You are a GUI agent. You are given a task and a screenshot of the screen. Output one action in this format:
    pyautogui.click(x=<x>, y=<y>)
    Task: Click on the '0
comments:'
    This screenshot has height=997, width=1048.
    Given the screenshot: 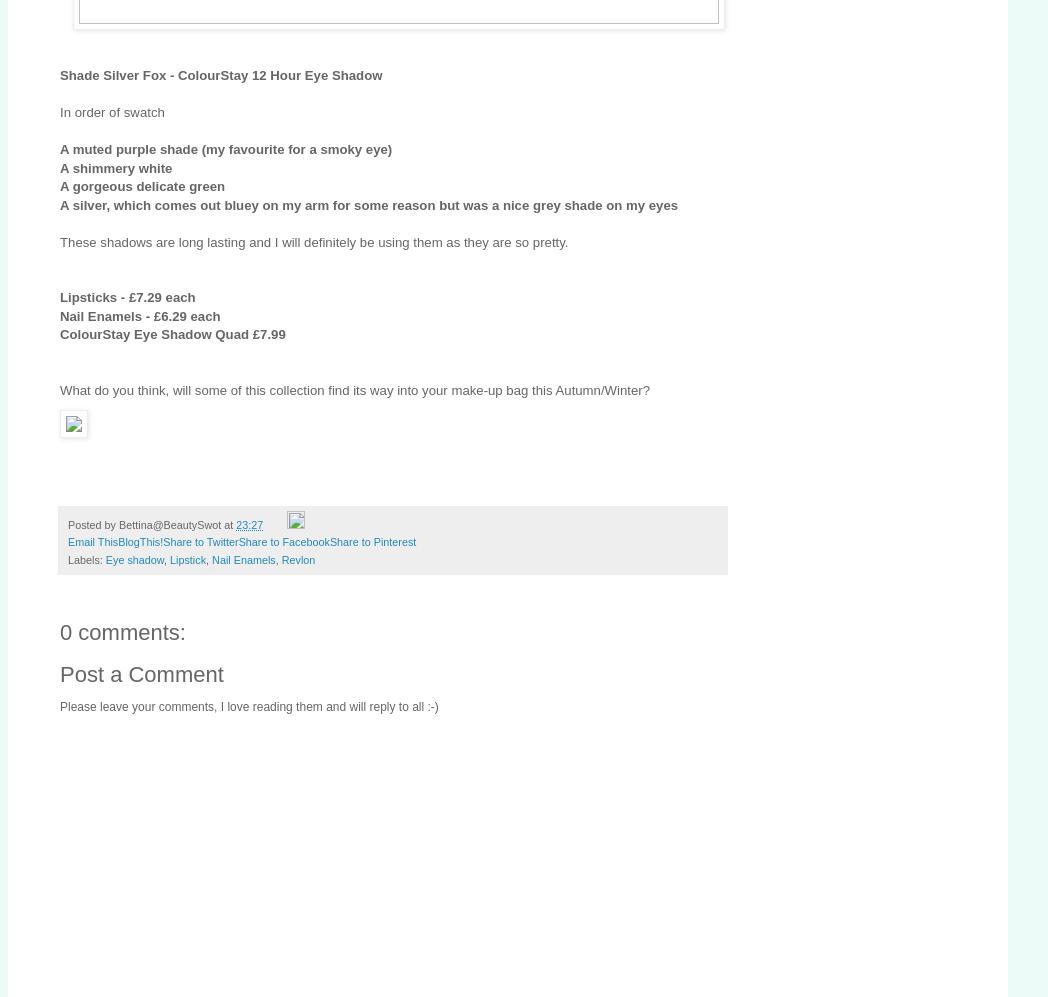 What is the action you would take?
    pyautogui.click(x=121, y=630)
    